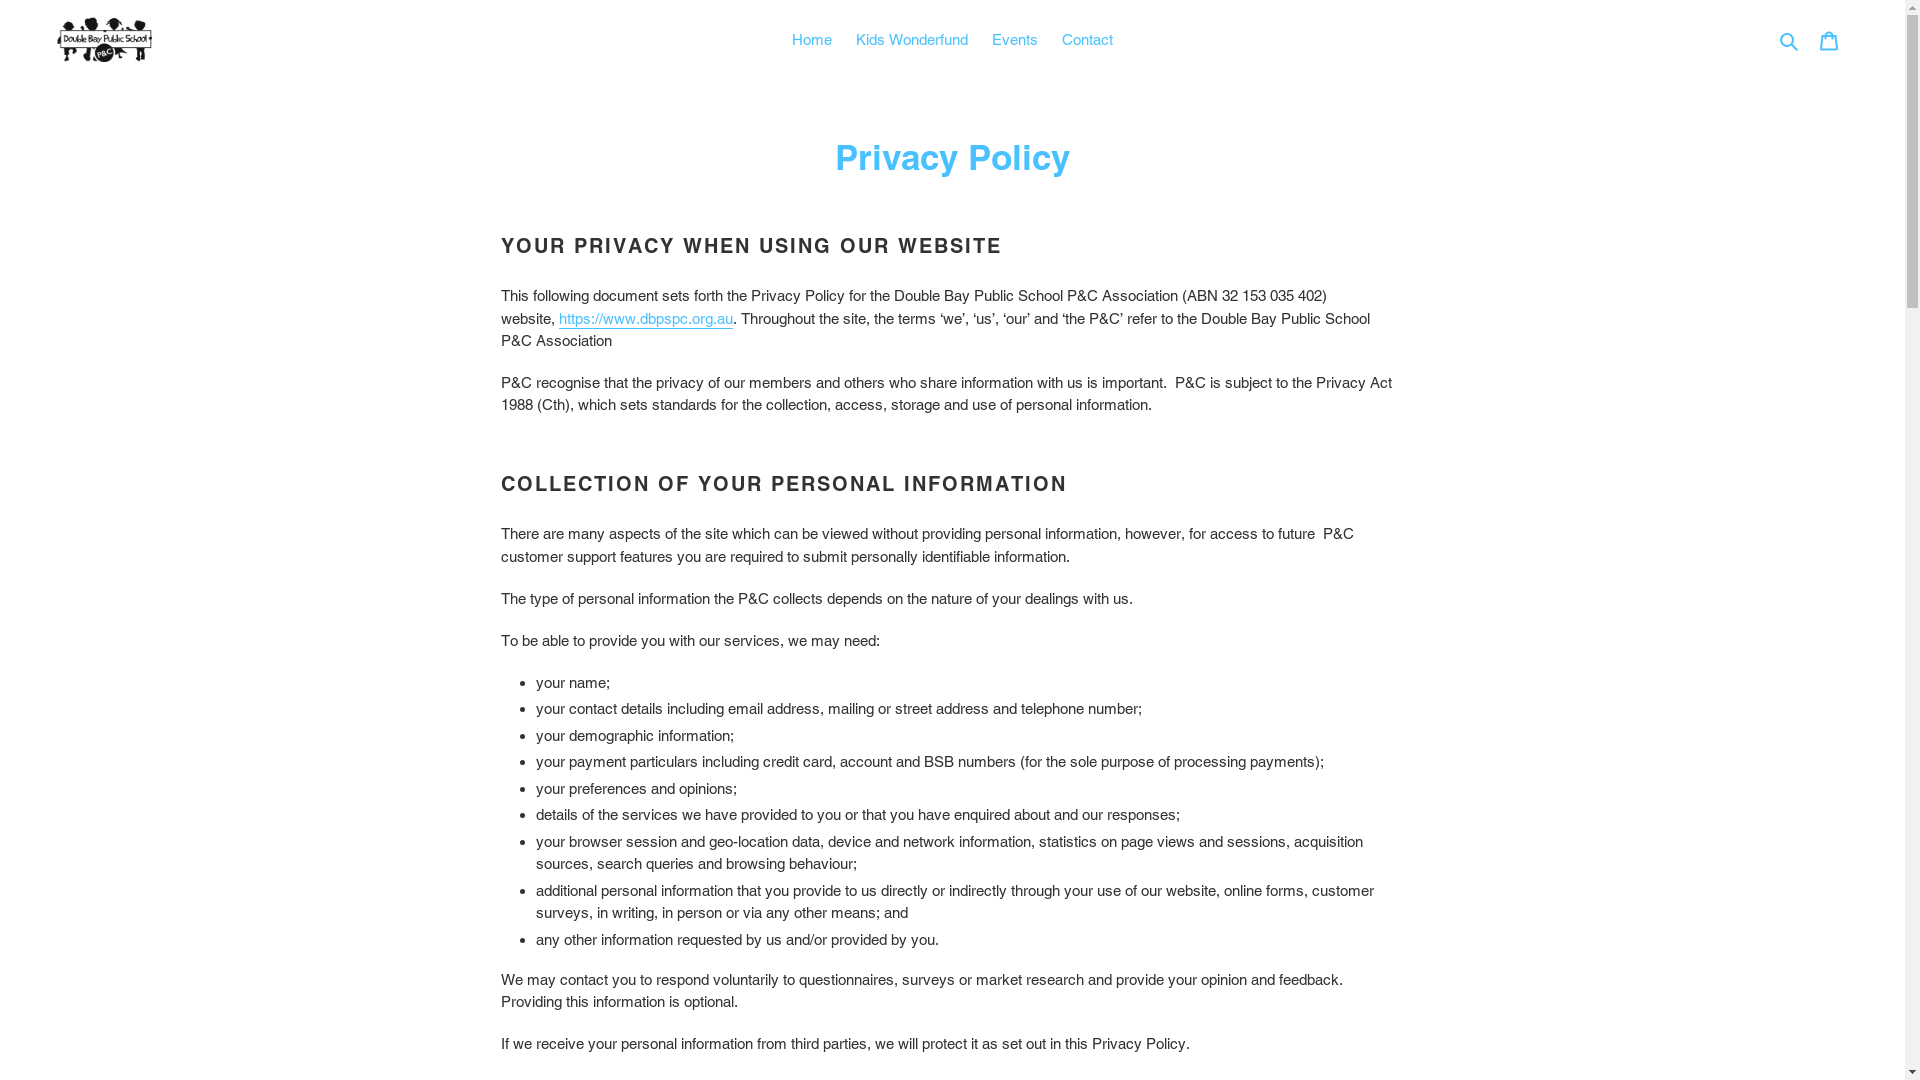 This screenshot has height=1080, width=1920. What do you see at coordinates (911, 40) in the screenshot?
I see `'Kids Wonderfund'` at bounding box center [911, 40].